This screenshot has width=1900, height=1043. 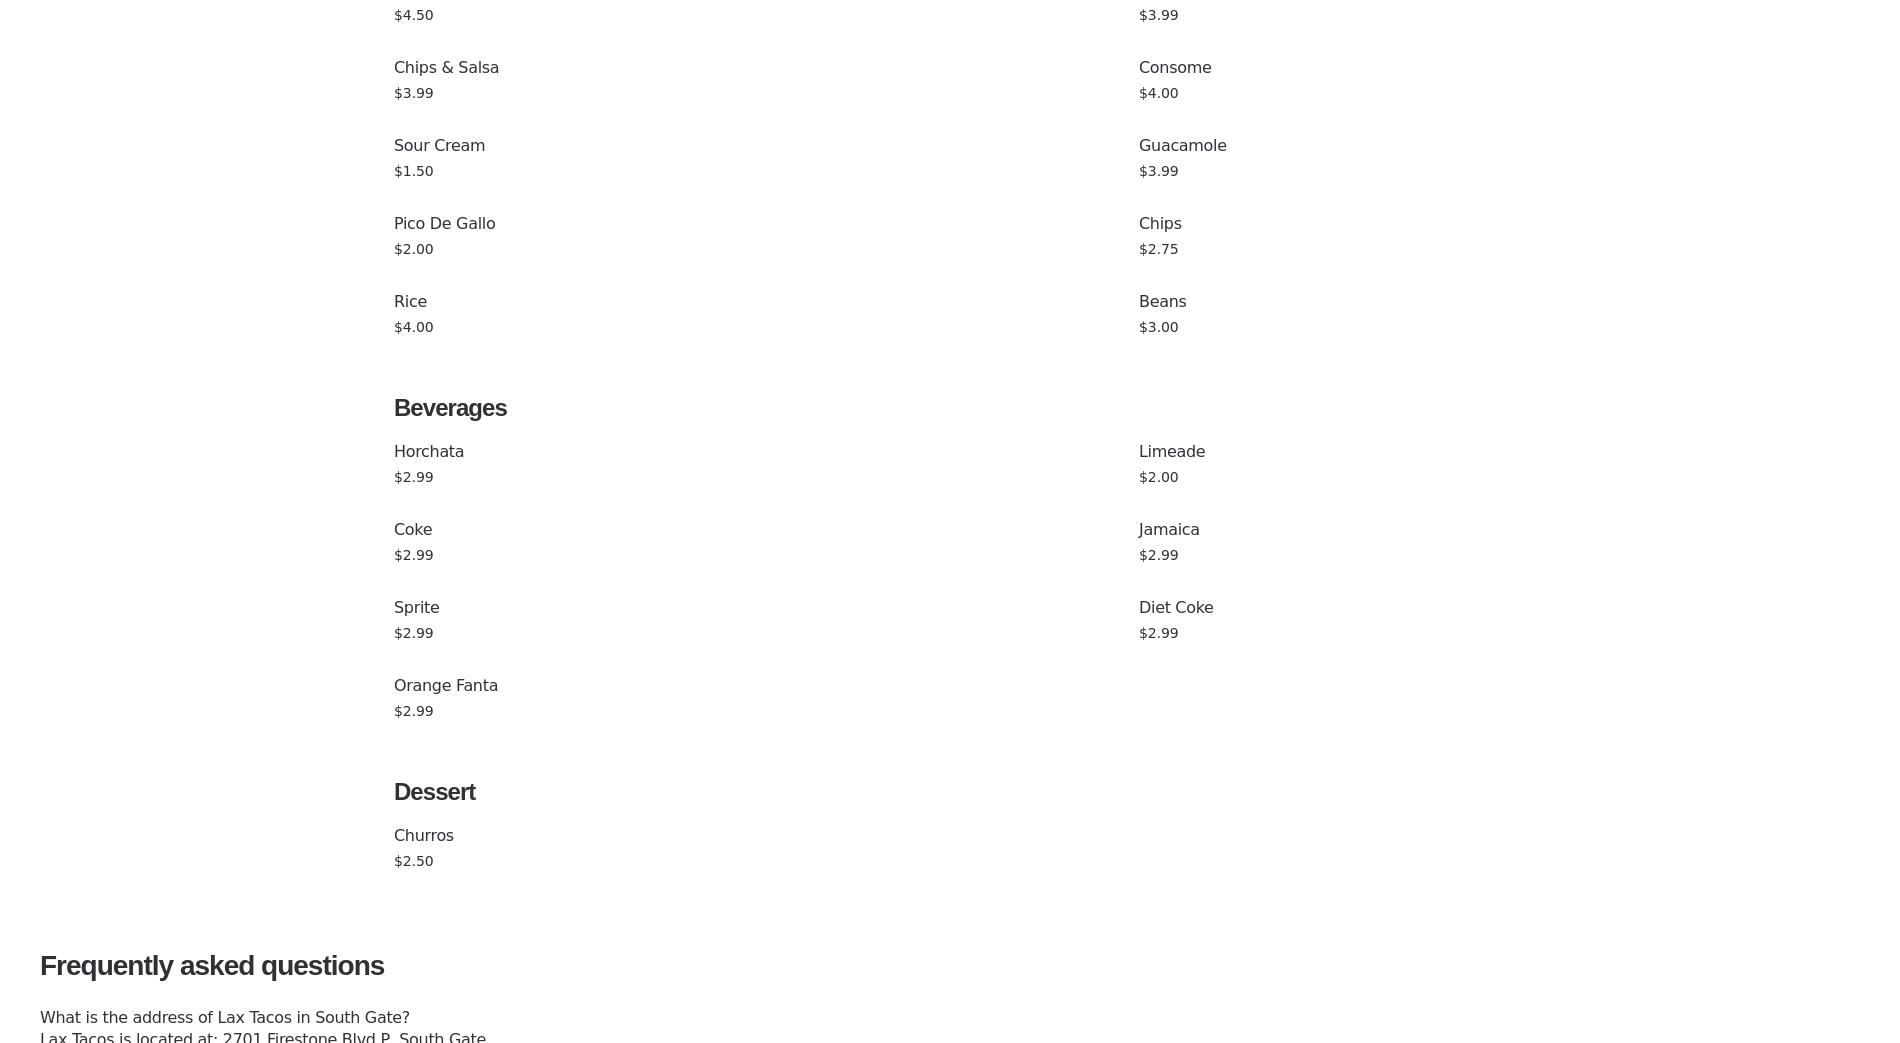 What do you see at coordinates (1139, 529) in the screenshot?
I see `'Jamaica'` at bounding box center [1139, 529].